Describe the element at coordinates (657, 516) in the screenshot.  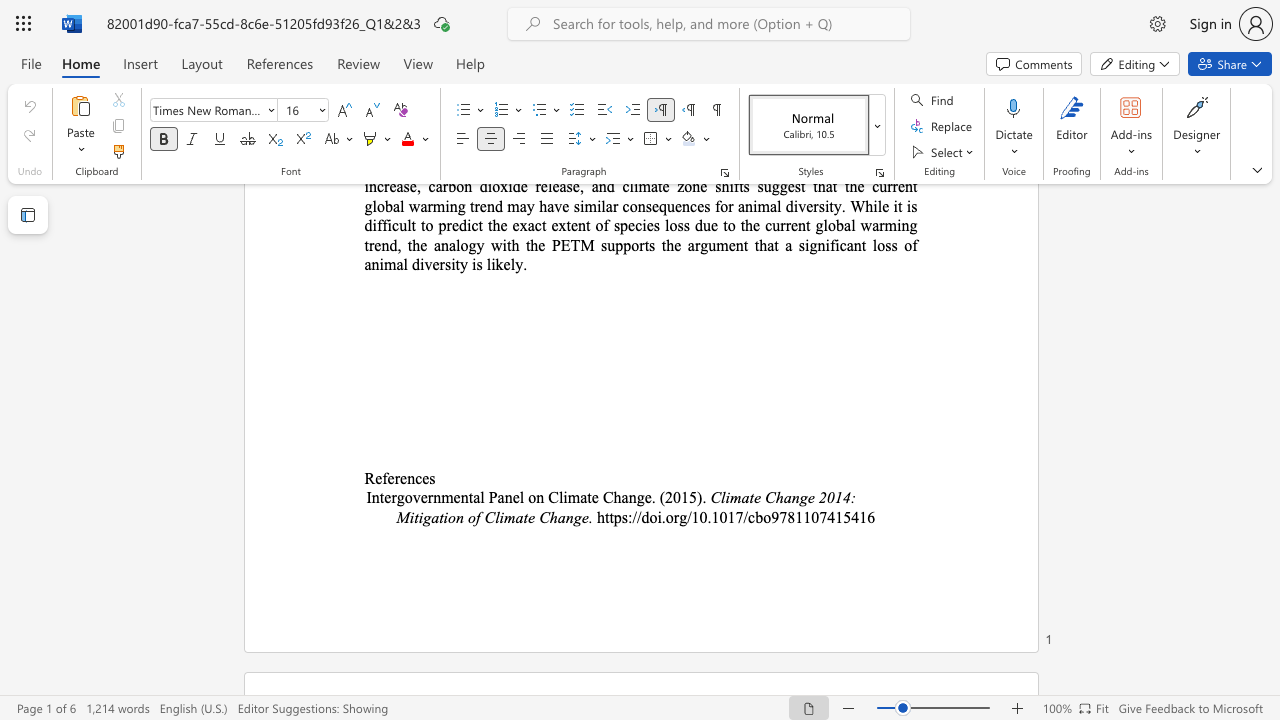
I see `the subset text "i.org/10.1017/cbo9781" within the text "https://doi.org/10.1017/cbo9781107415416"` at that location.